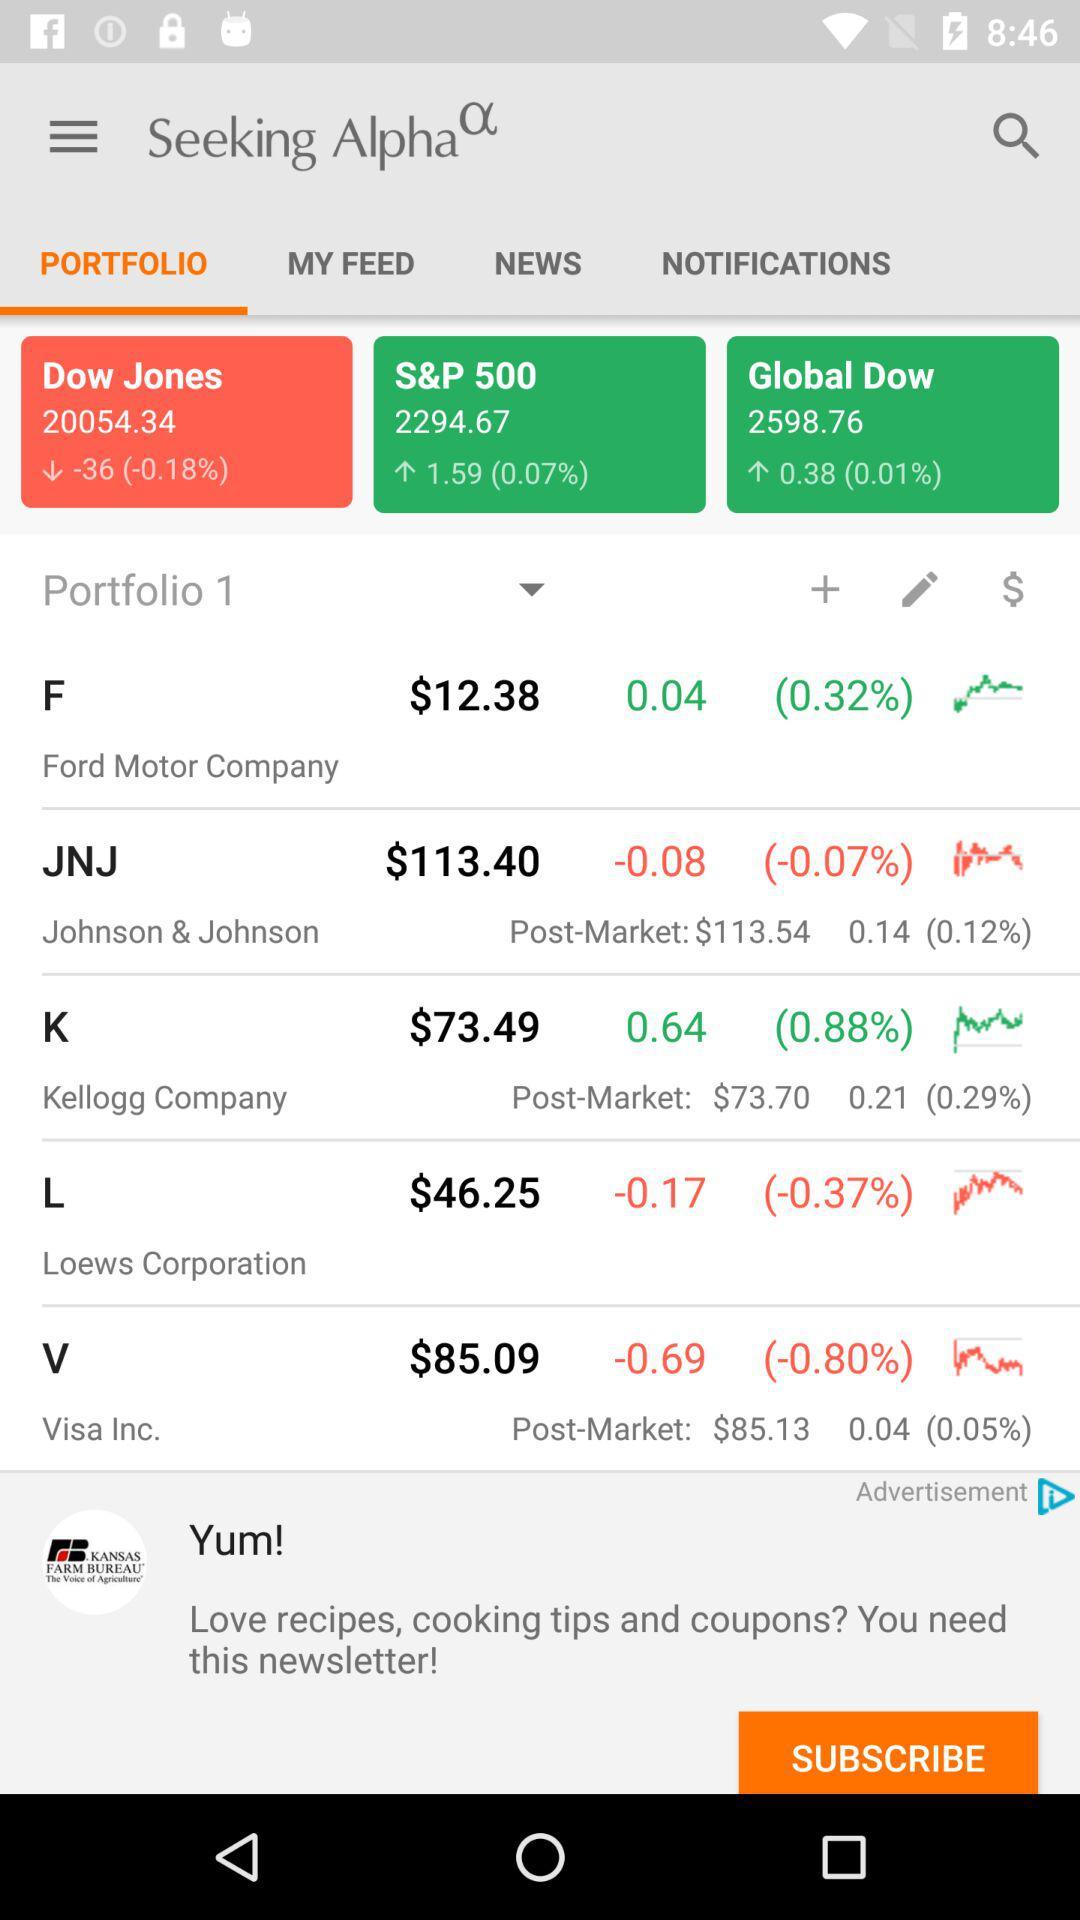  I want to click on adds a note, so click(919, 587).